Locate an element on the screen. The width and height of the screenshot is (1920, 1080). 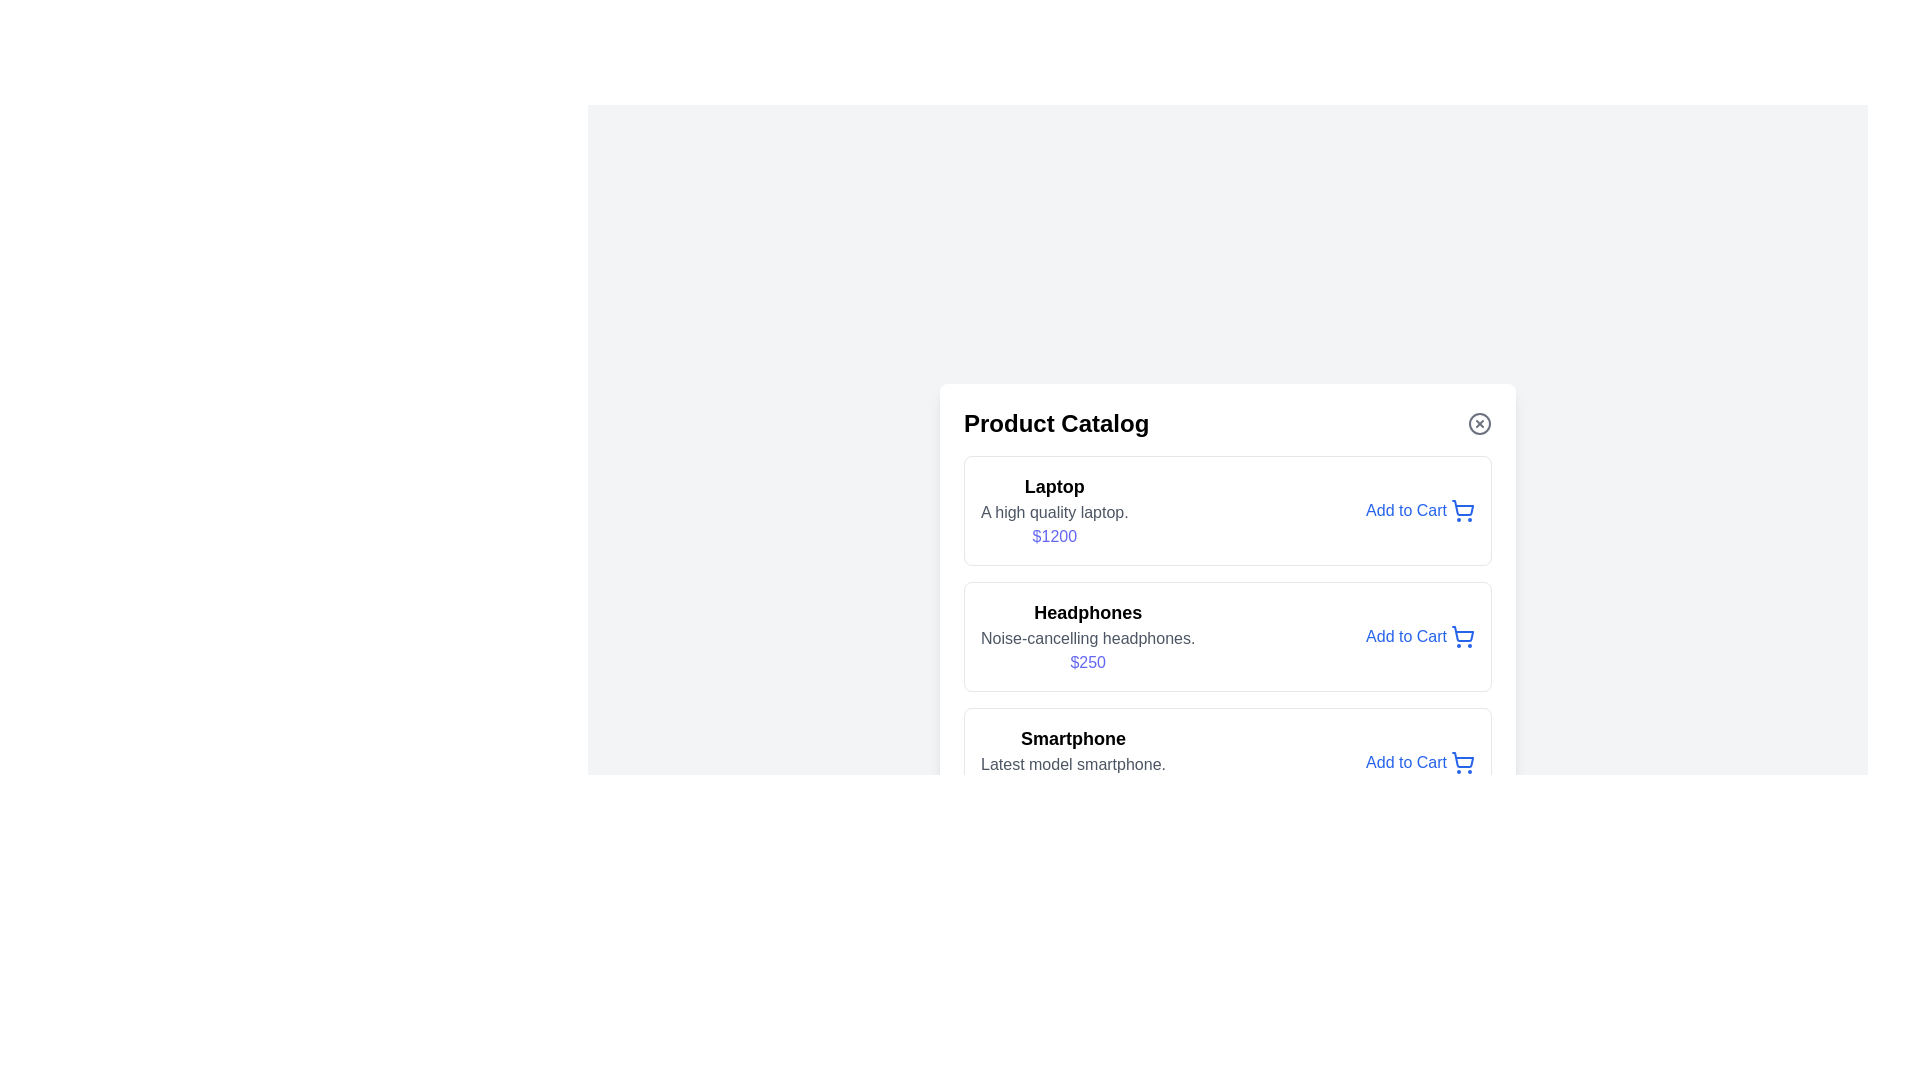
the 'Add to Cart' button for the product Laptop is located at coordinates (1419, 509).